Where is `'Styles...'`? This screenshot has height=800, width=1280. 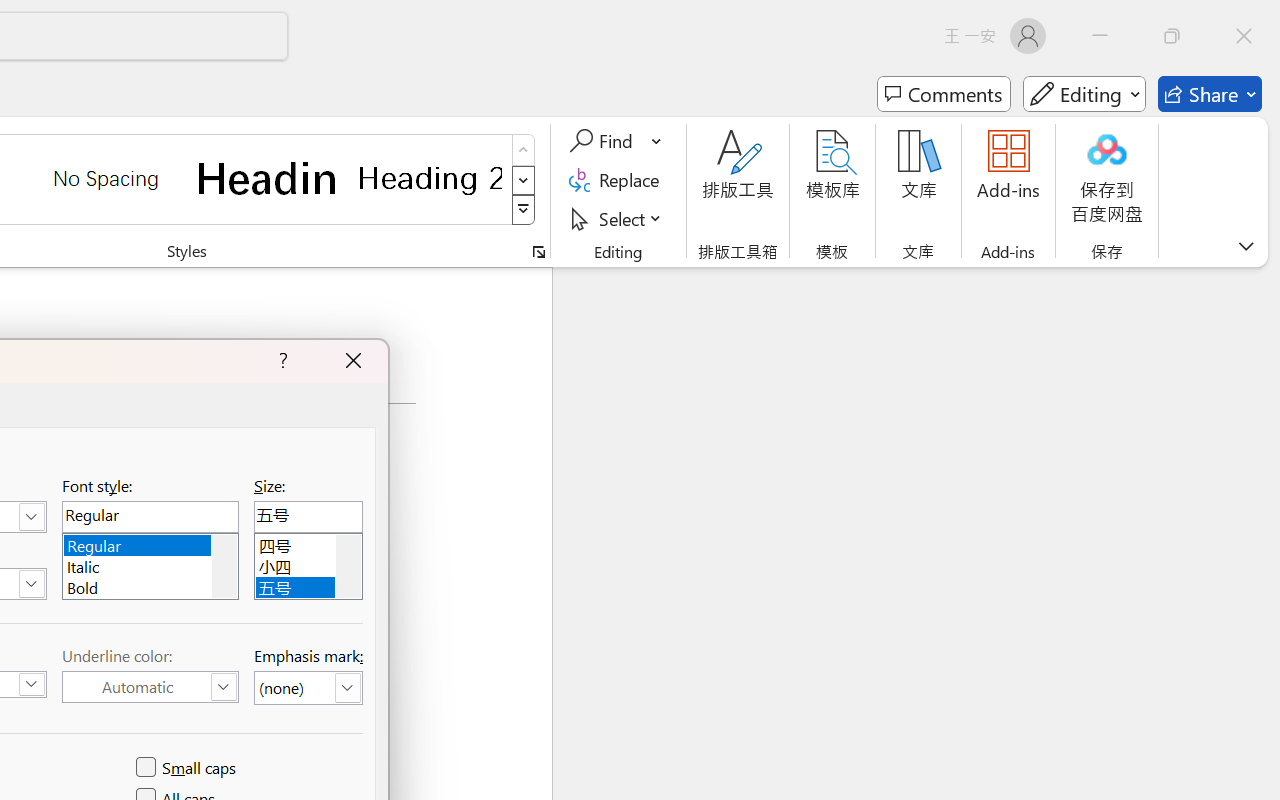 'Styles...' is located at coordinates (538, 251).